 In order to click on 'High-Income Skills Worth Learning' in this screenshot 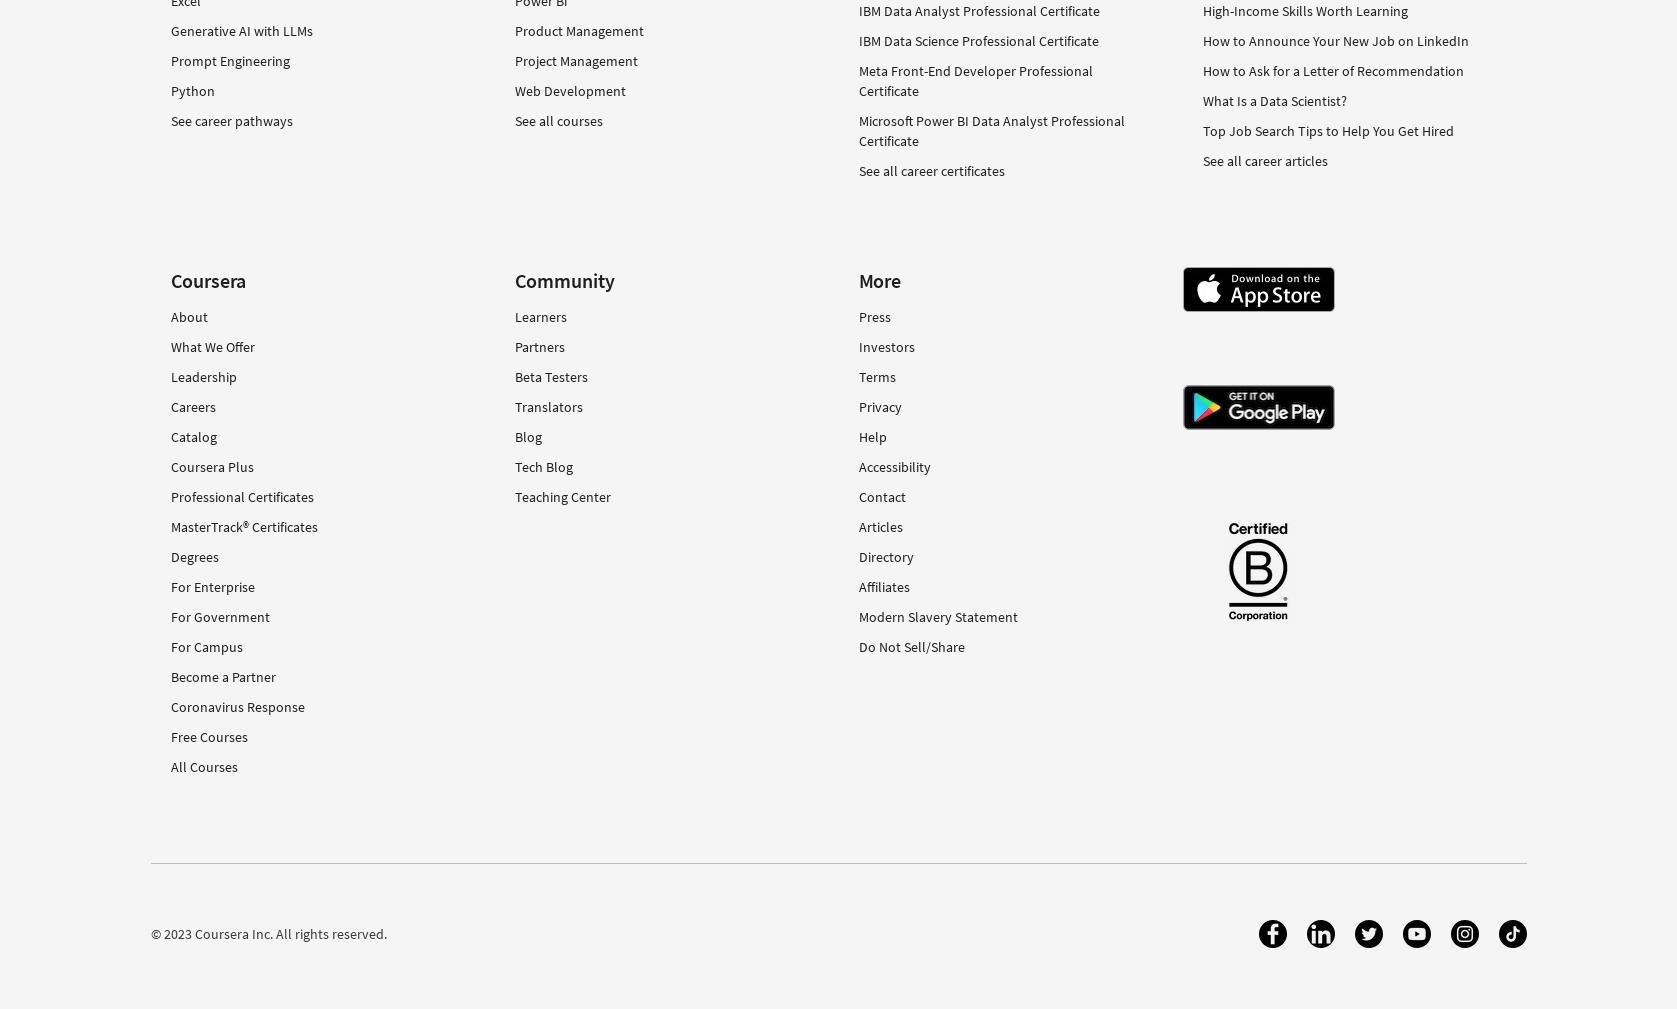, I will do `click(1304, 8)`.